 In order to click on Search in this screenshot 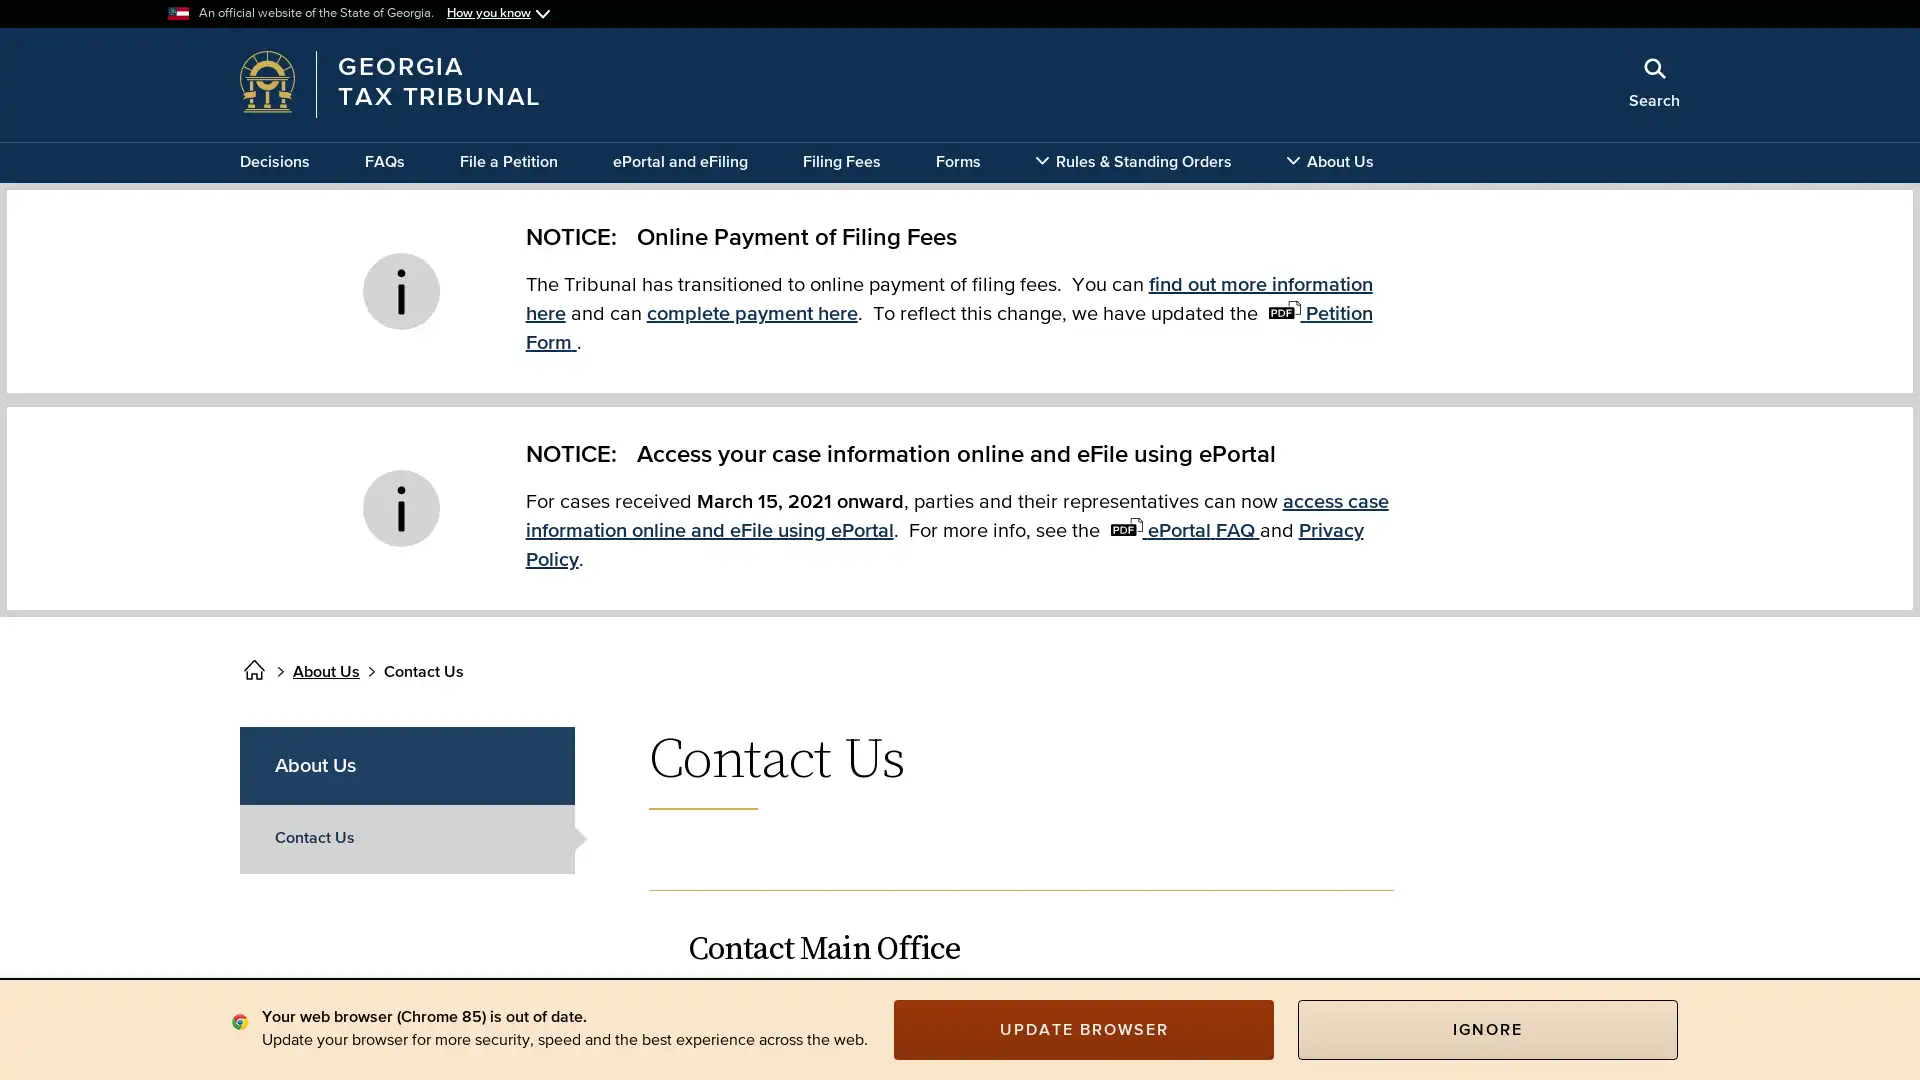, I will do `click(1654, 85)`.